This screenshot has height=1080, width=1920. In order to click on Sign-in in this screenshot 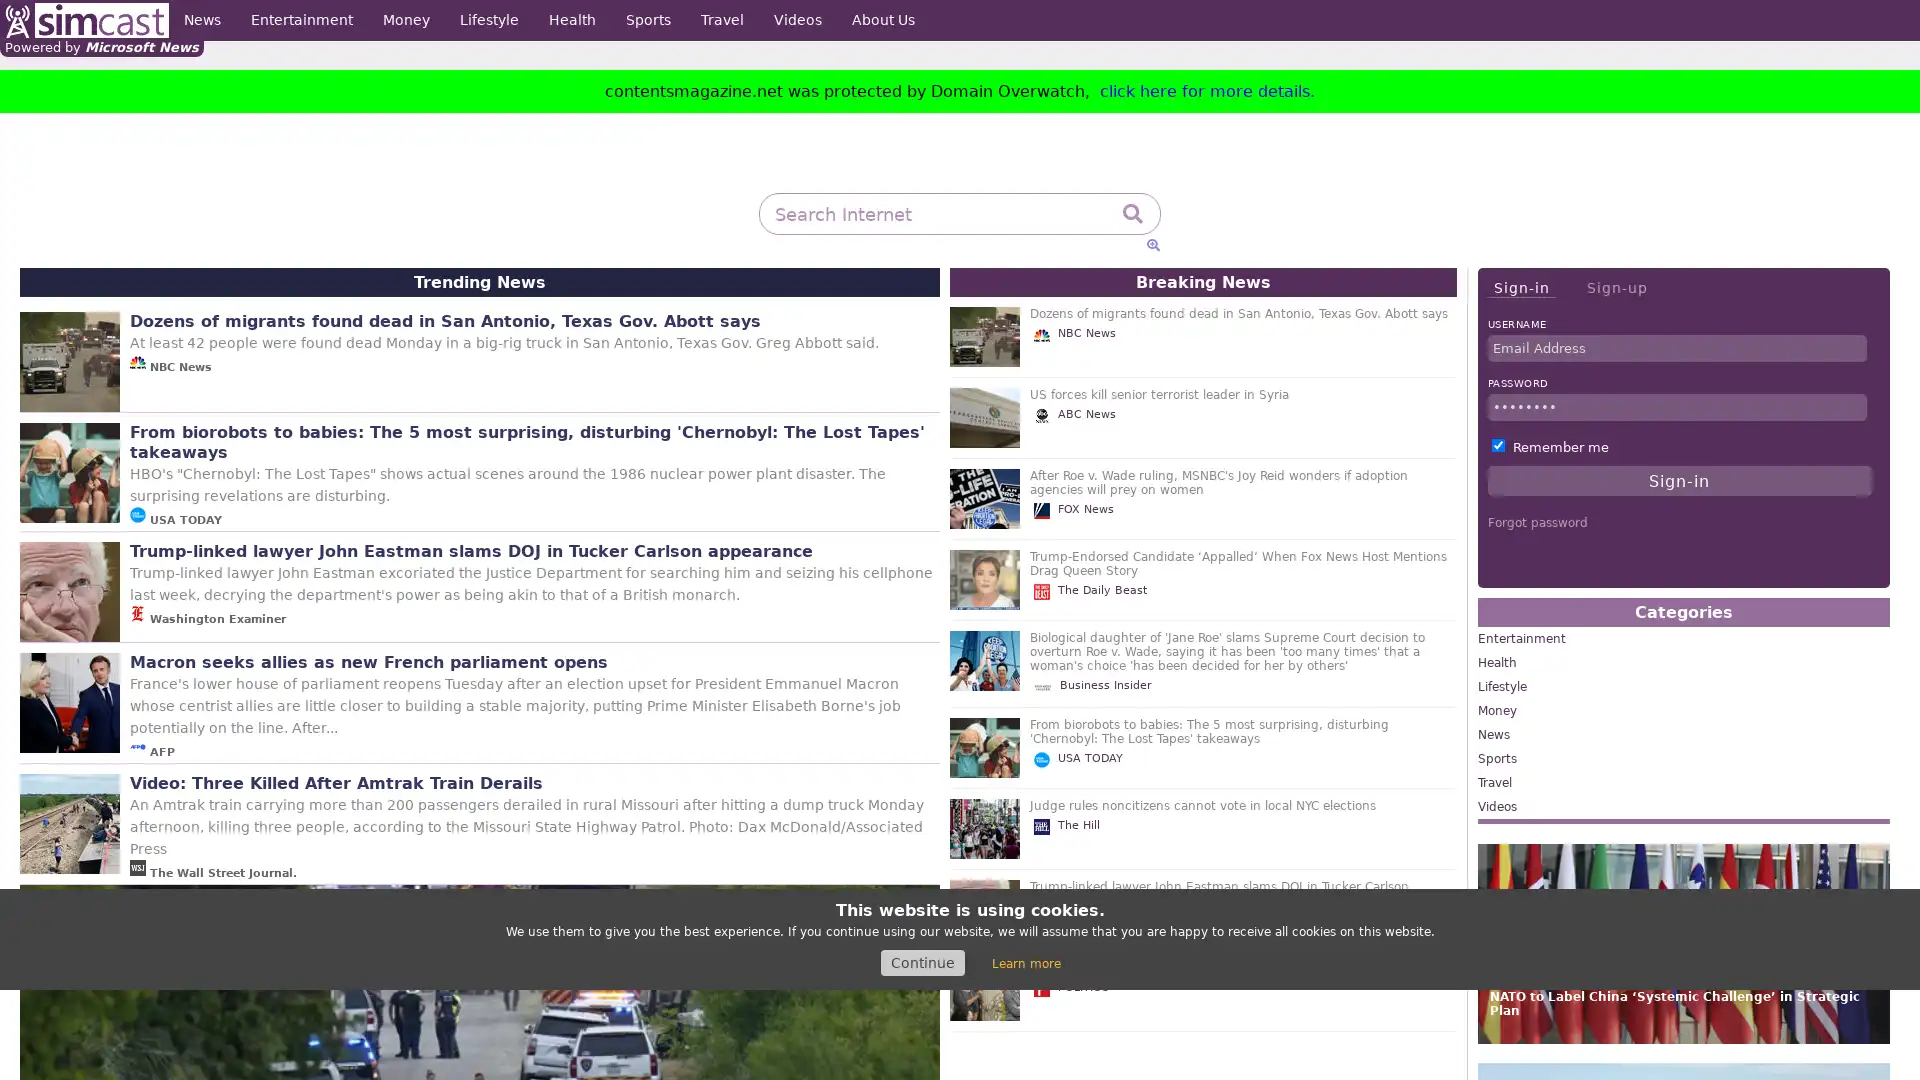, I will do `click(1679, 481)`.